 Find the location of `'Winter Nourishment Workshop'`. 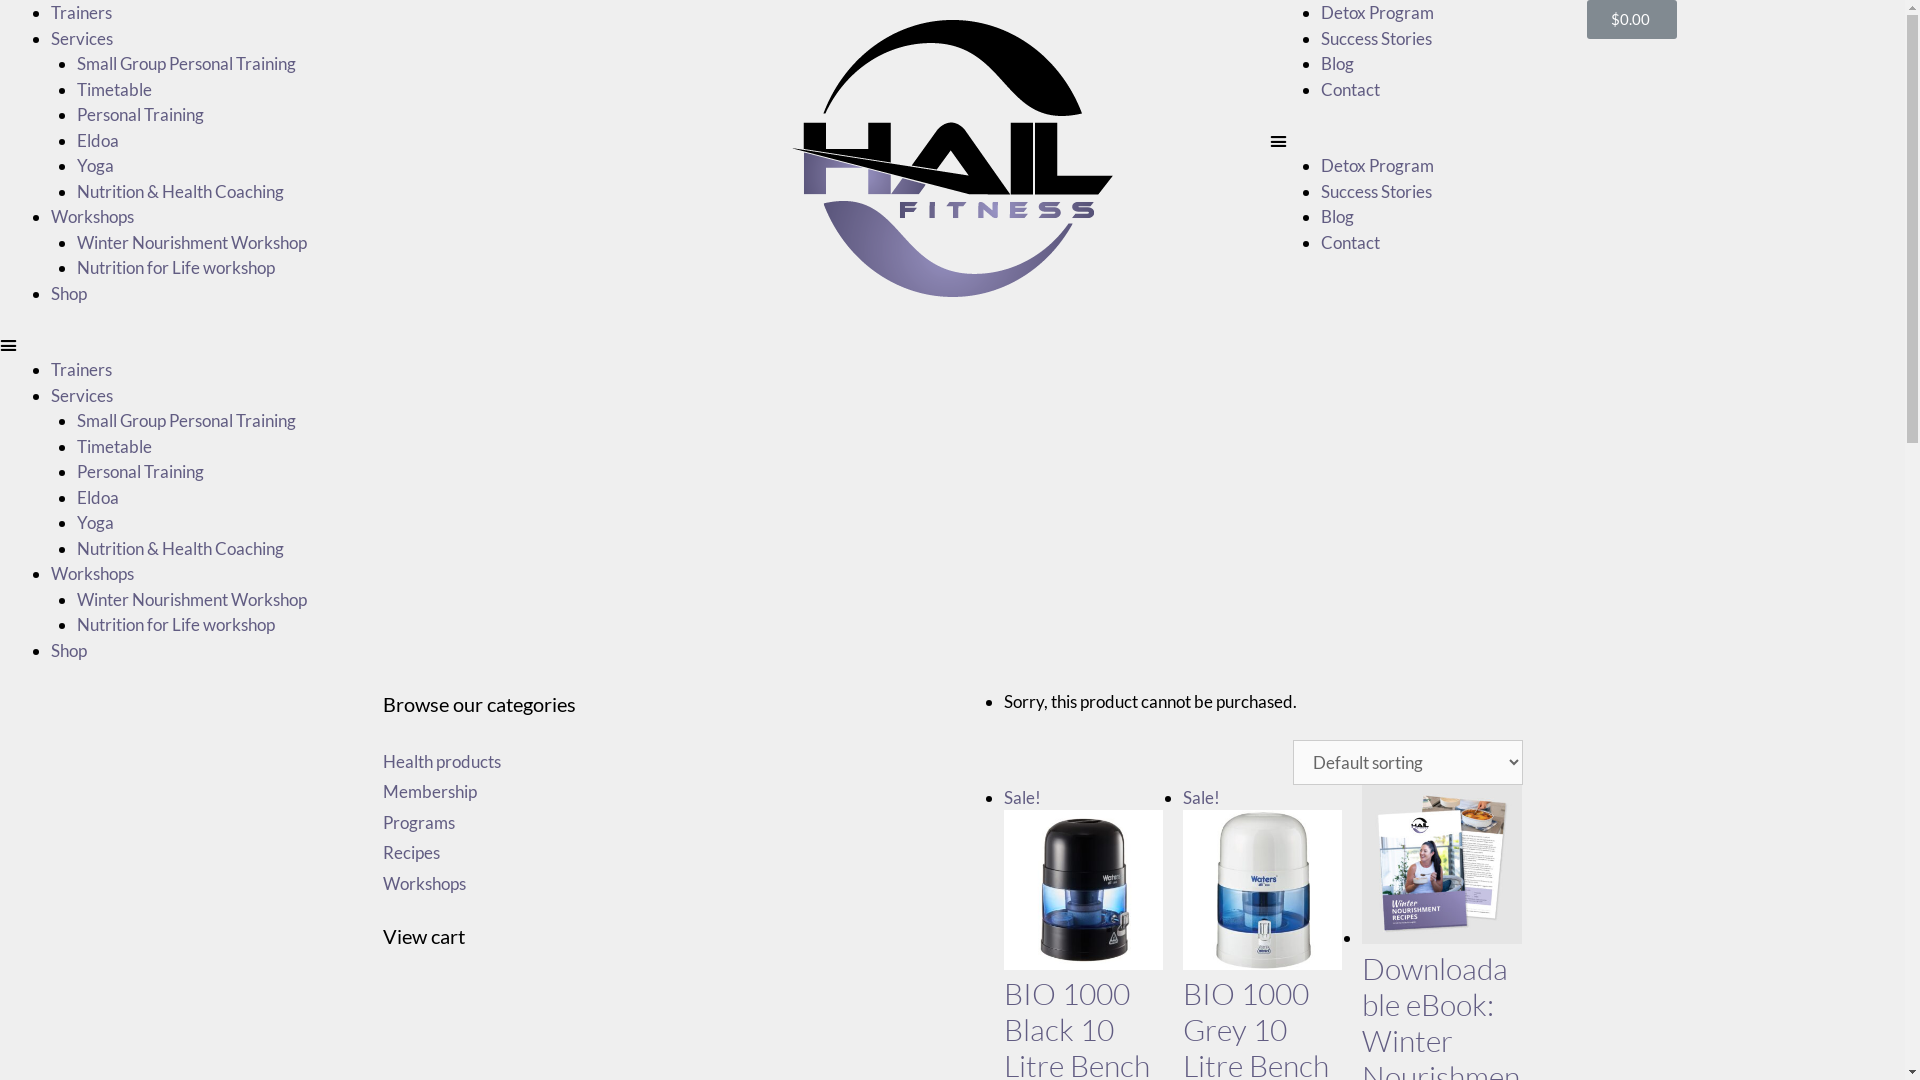

'Winter Nourishment Workshop' is located at coordinates (191, 241).